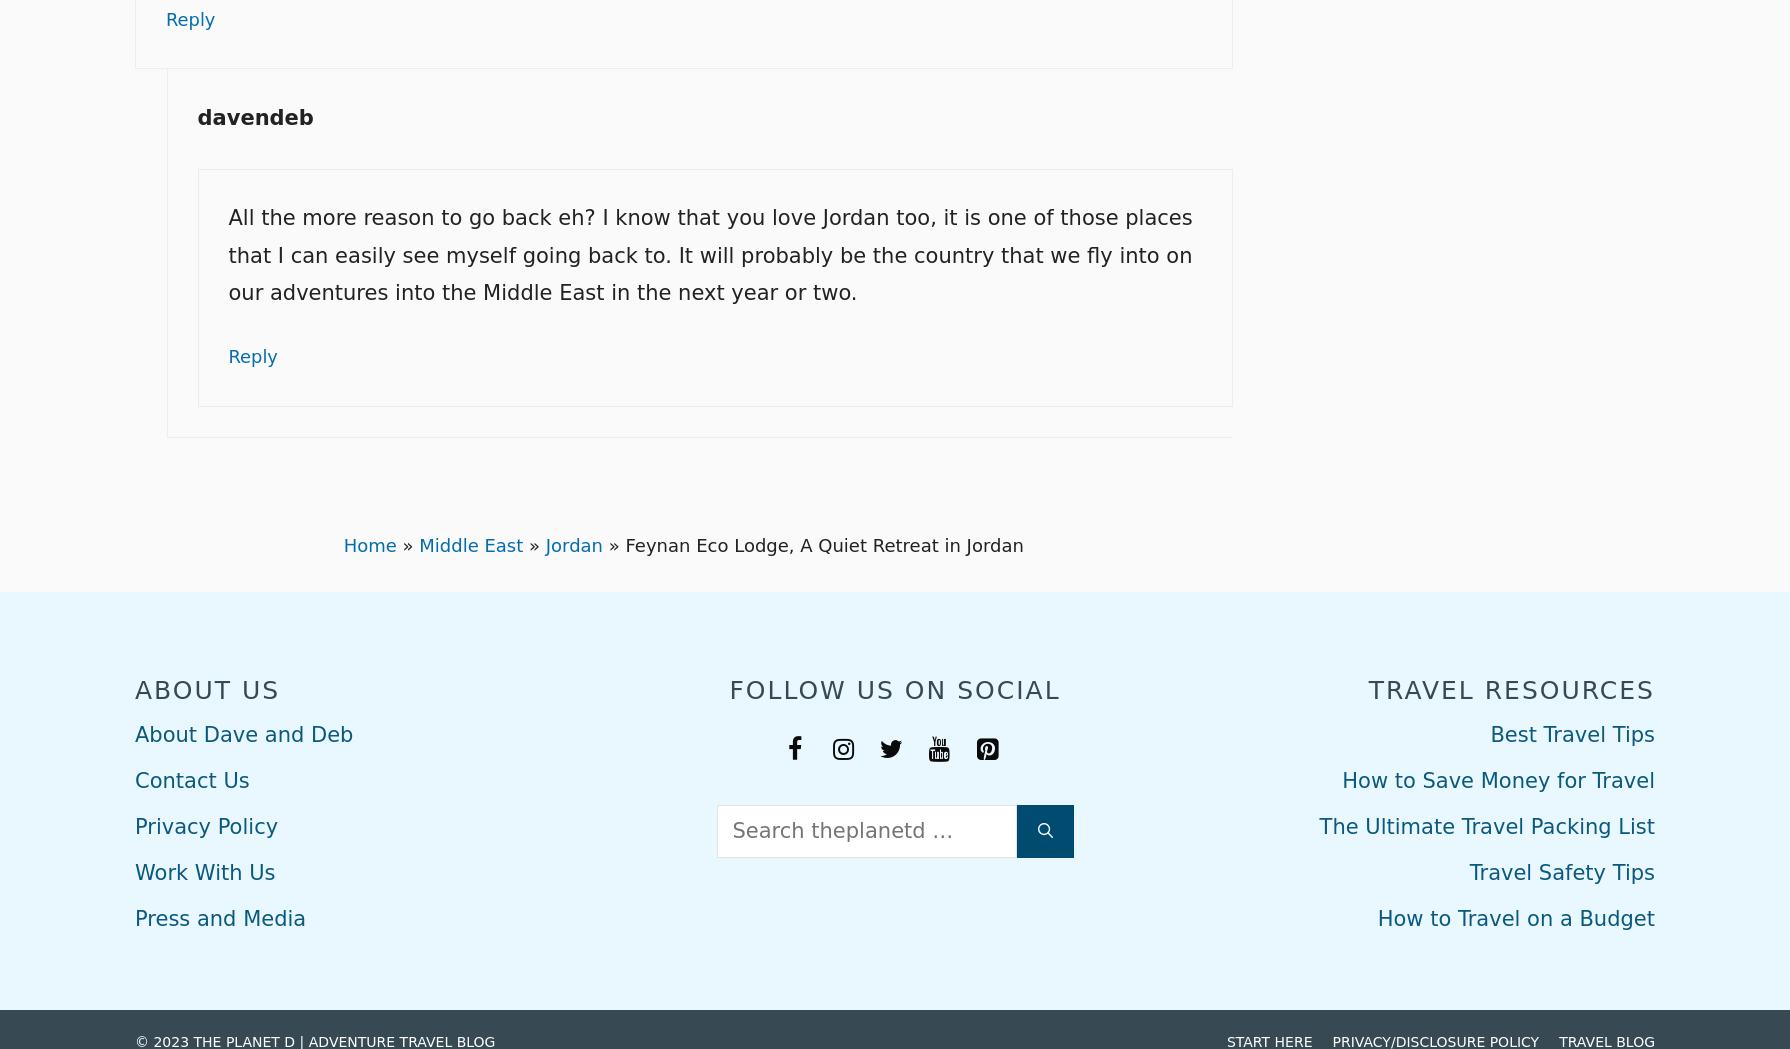  I want to click on 'THE PLANET D', so click(243, 1039).